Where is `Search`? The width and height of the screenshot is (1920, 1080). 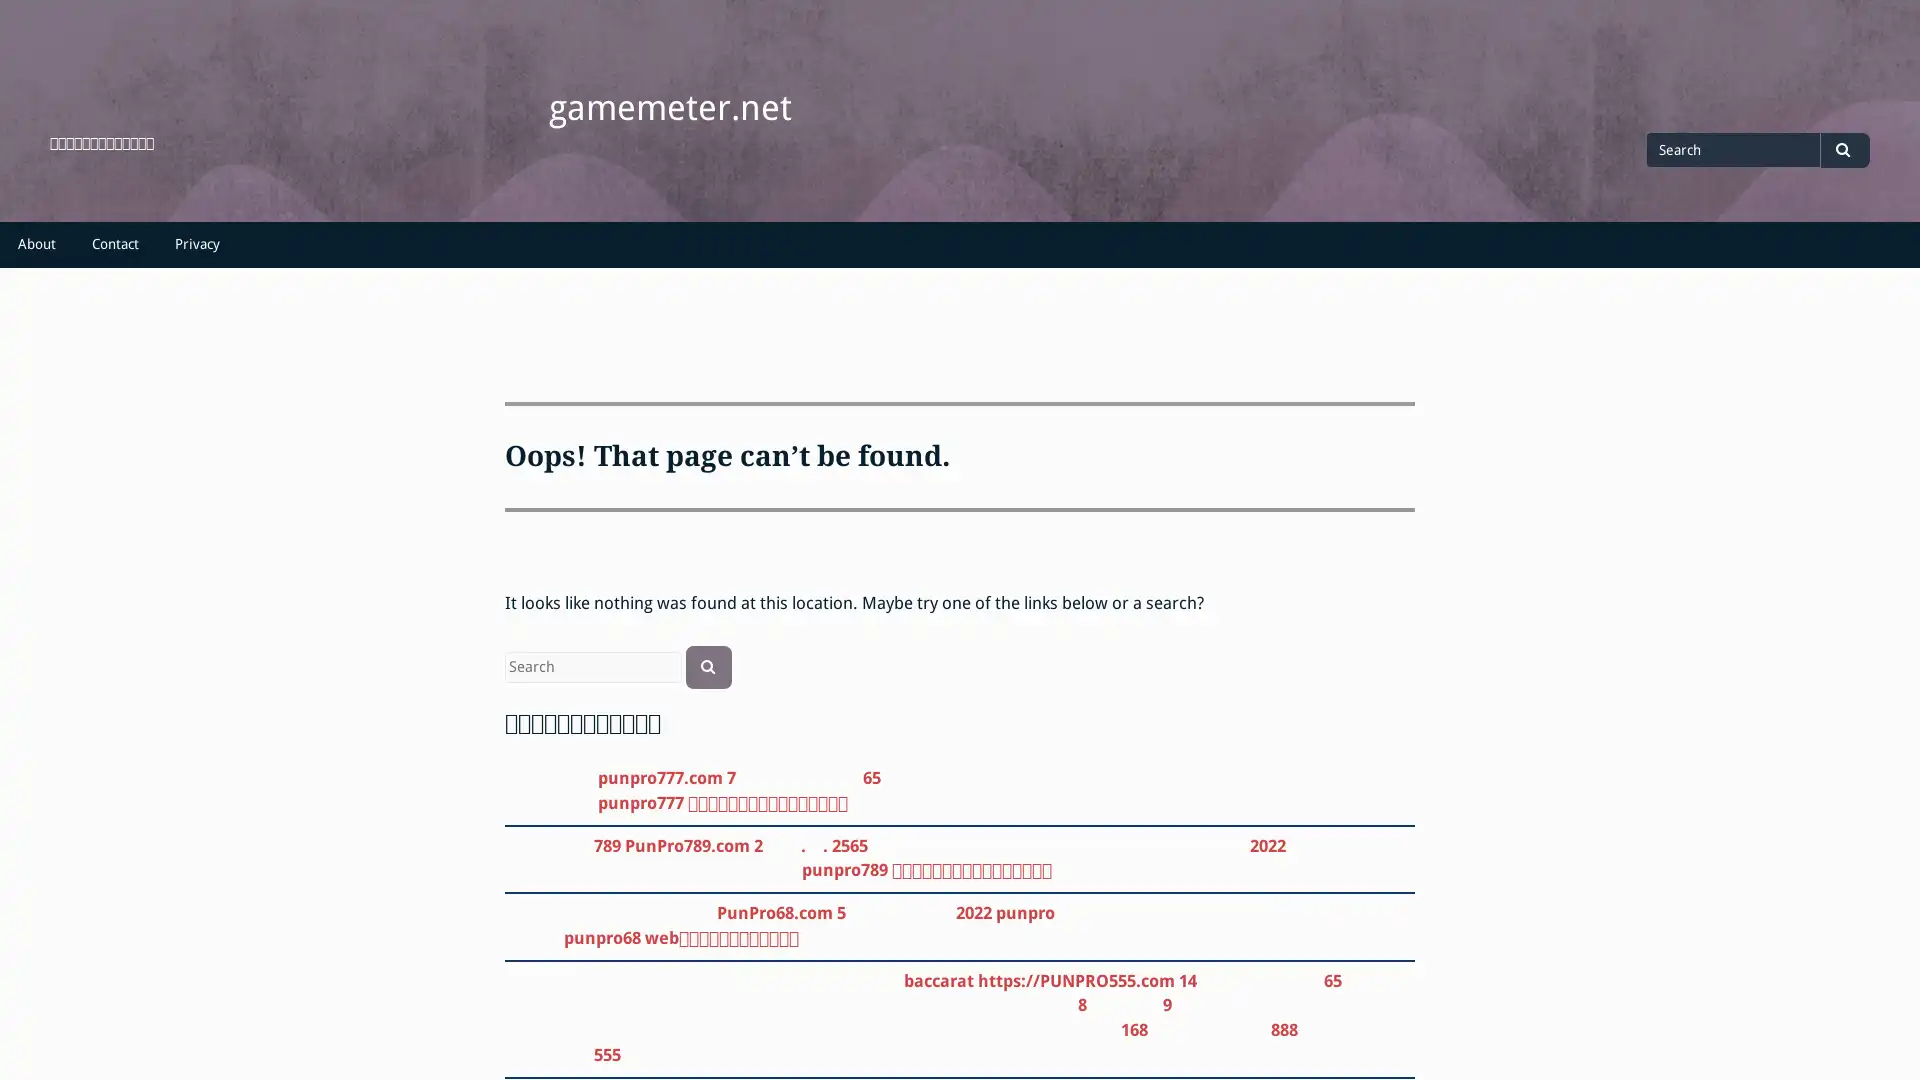 Search is located at coordinates (1844, 149).